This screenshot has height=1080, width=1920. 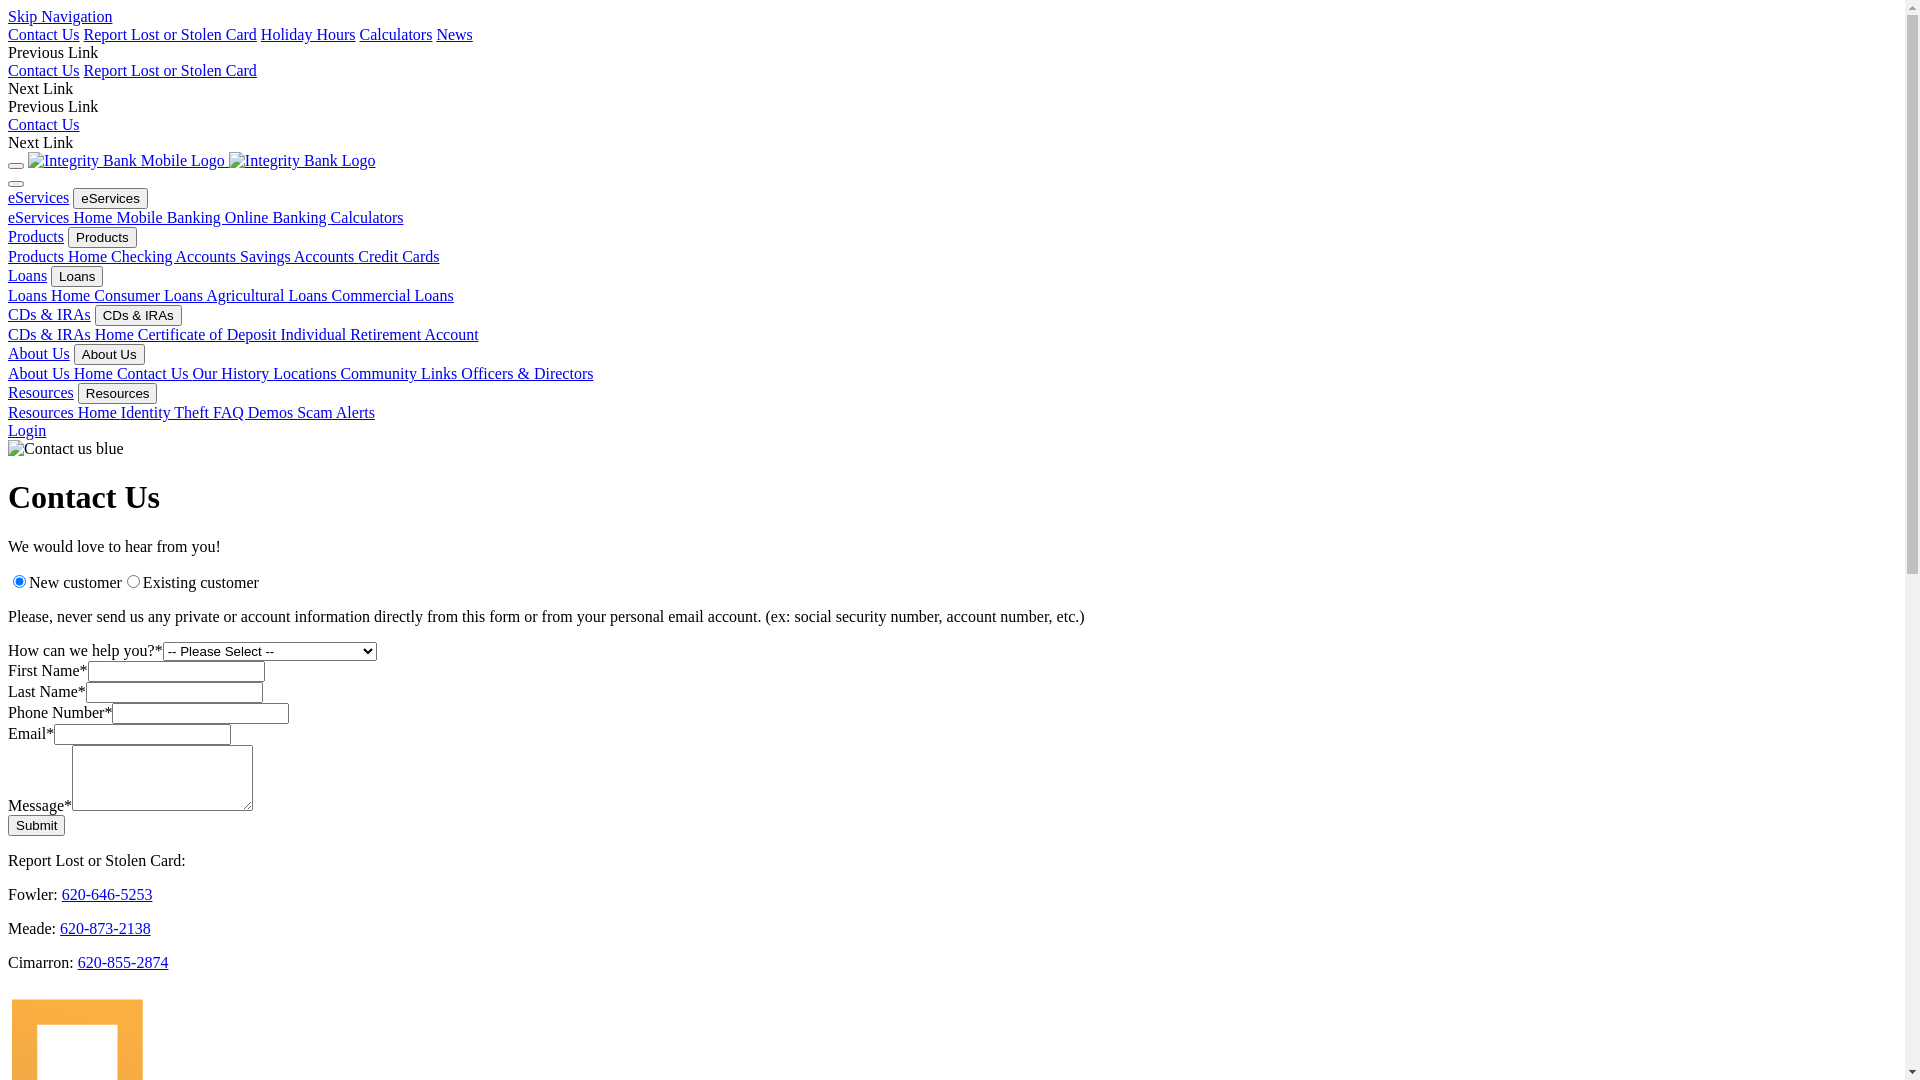 What do you see at coordinates (59, 255) in the screenshot?
I see `'Products Home'` at bounding box center [59, 255].